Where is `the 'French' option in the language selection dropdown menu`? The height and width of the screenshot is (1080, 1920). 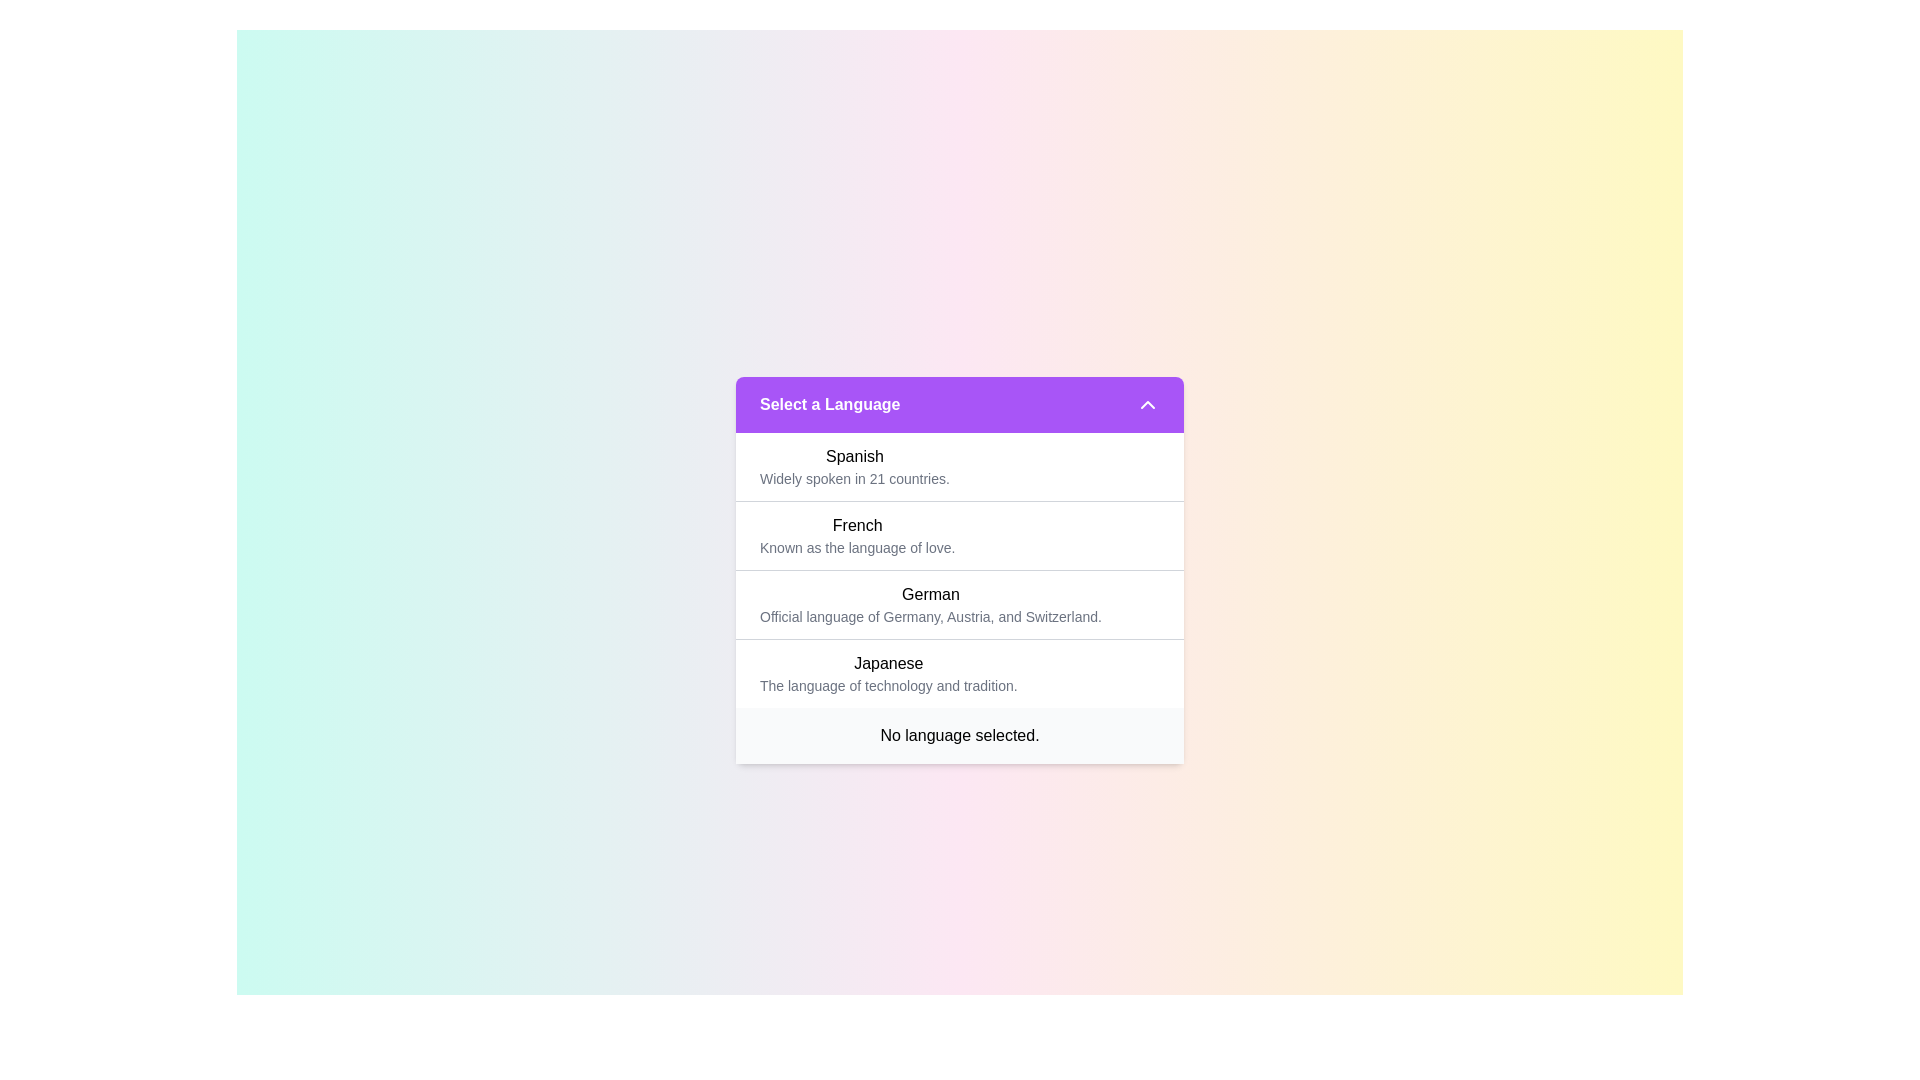
the 'French' option in the language selection dropdown menu is located at coordinates (960, 570).